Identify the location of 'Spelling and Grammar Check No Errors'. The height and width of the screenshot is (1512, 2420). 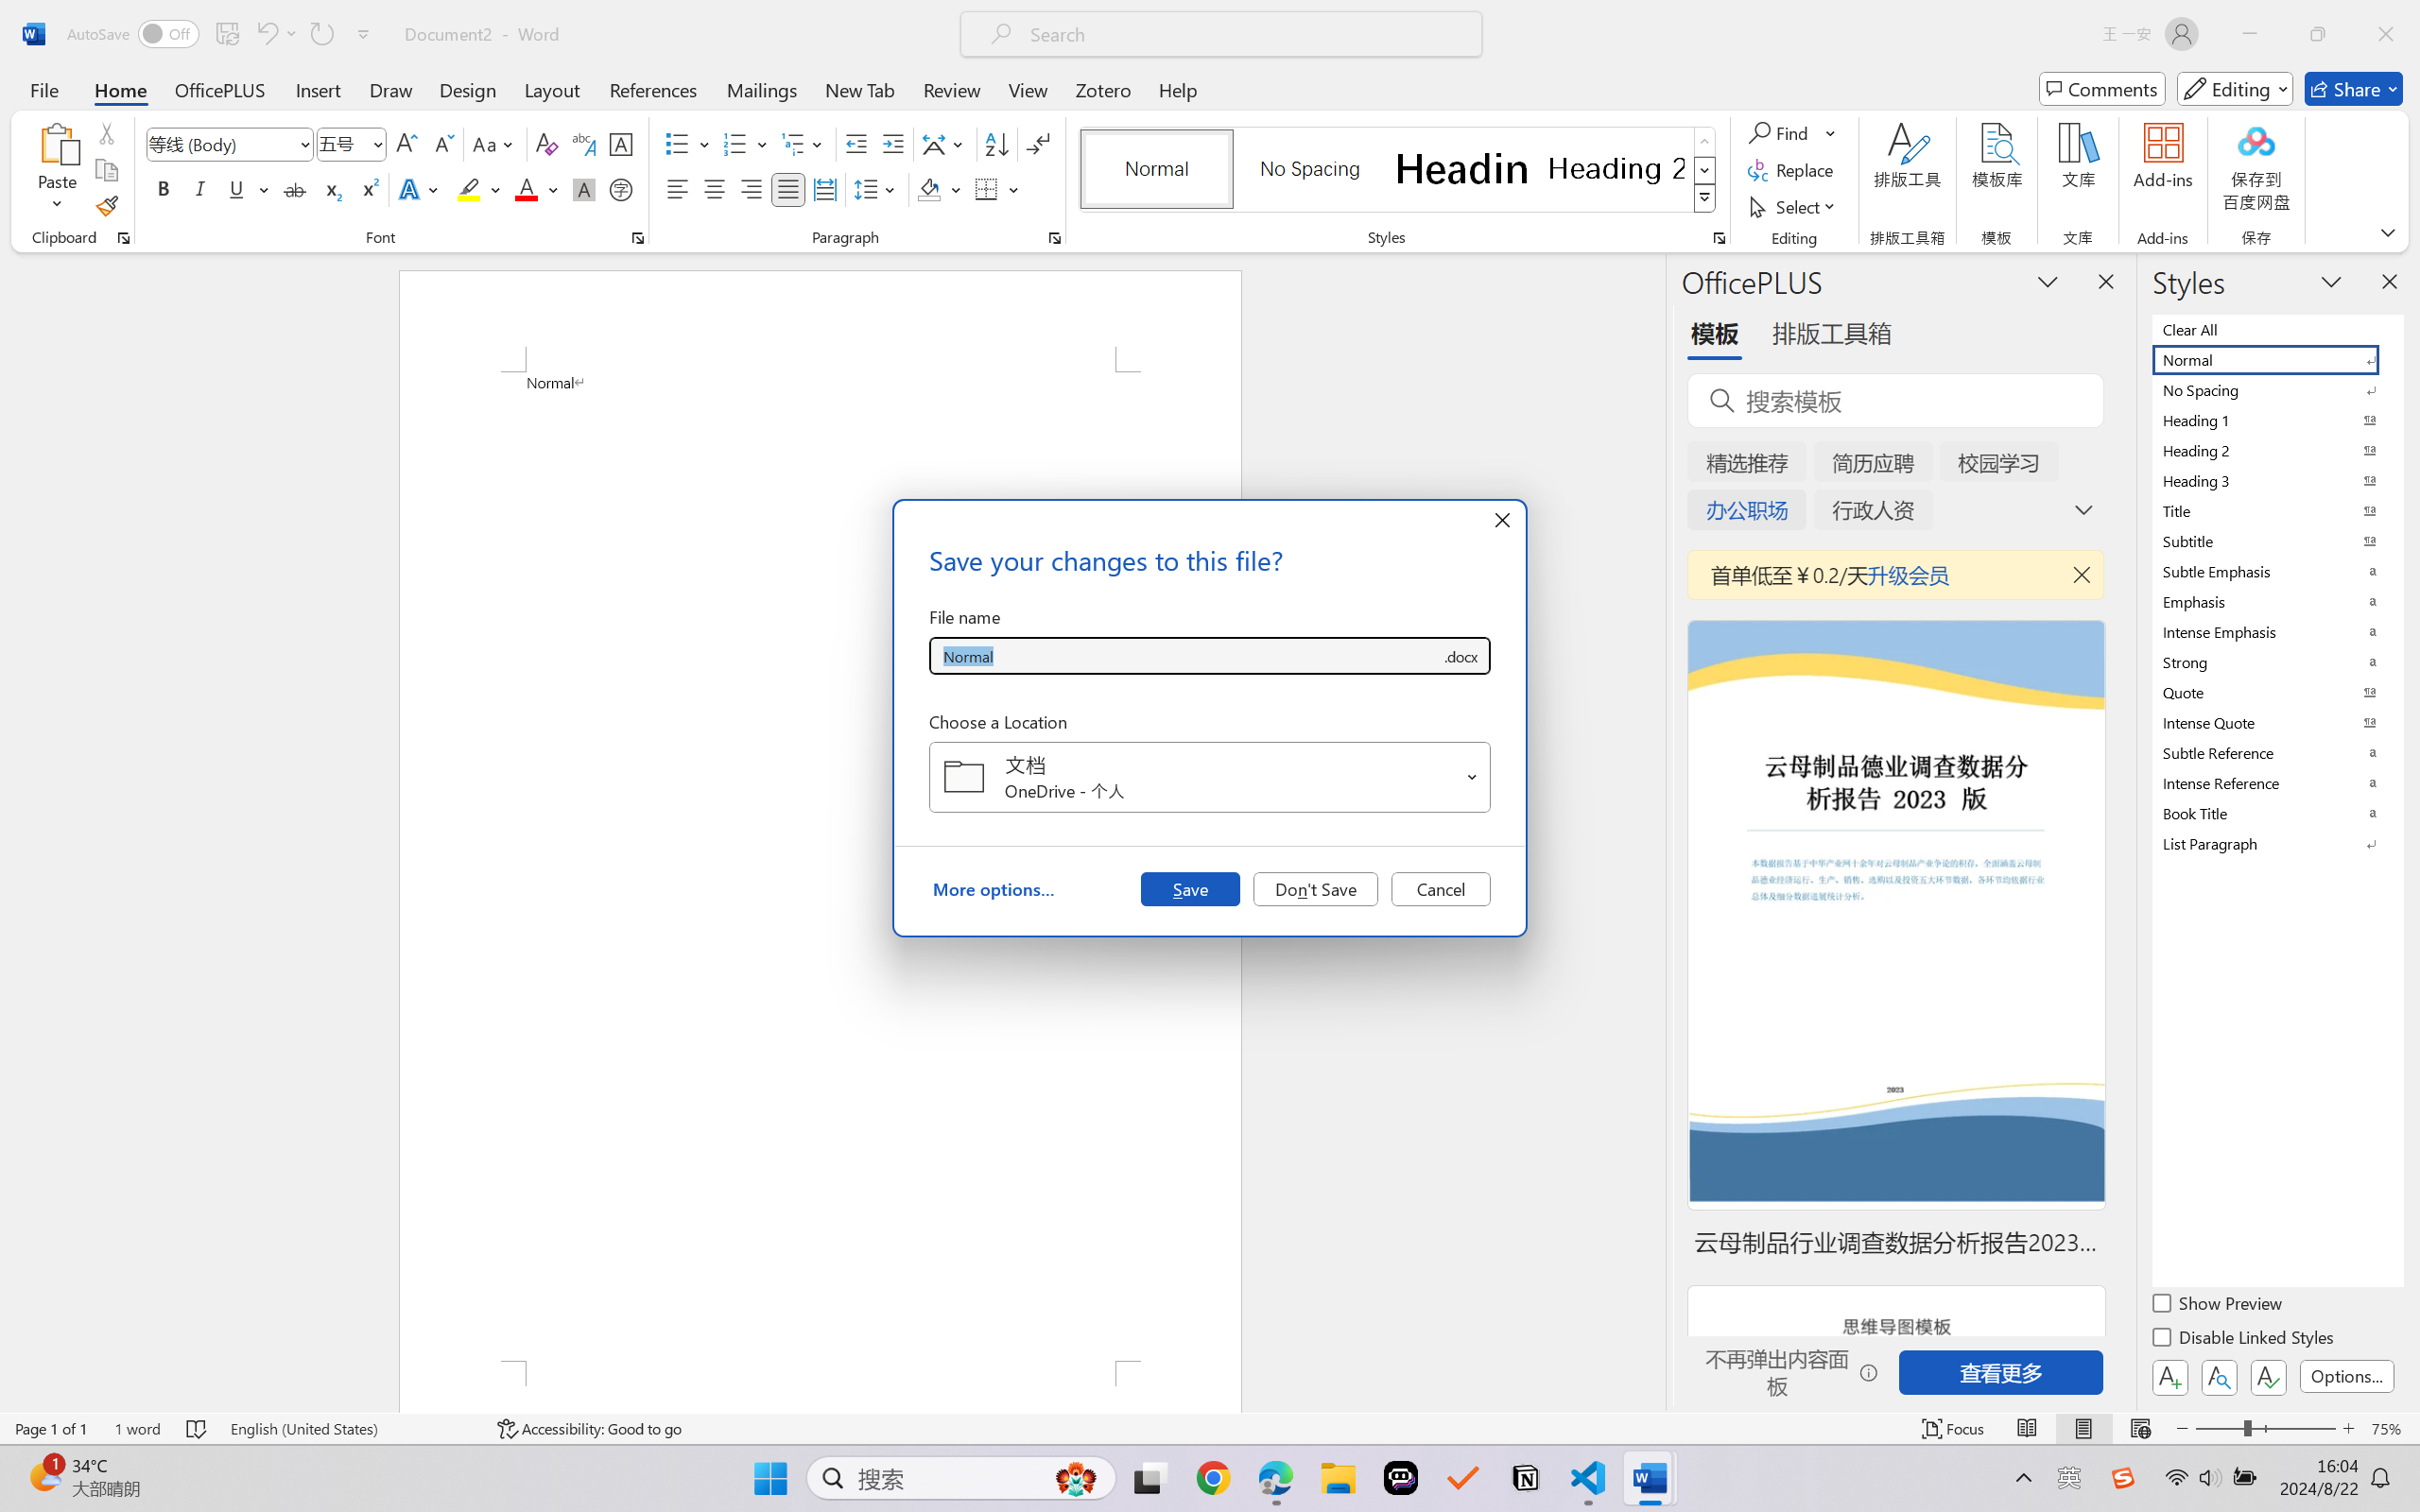
(197, 1428).